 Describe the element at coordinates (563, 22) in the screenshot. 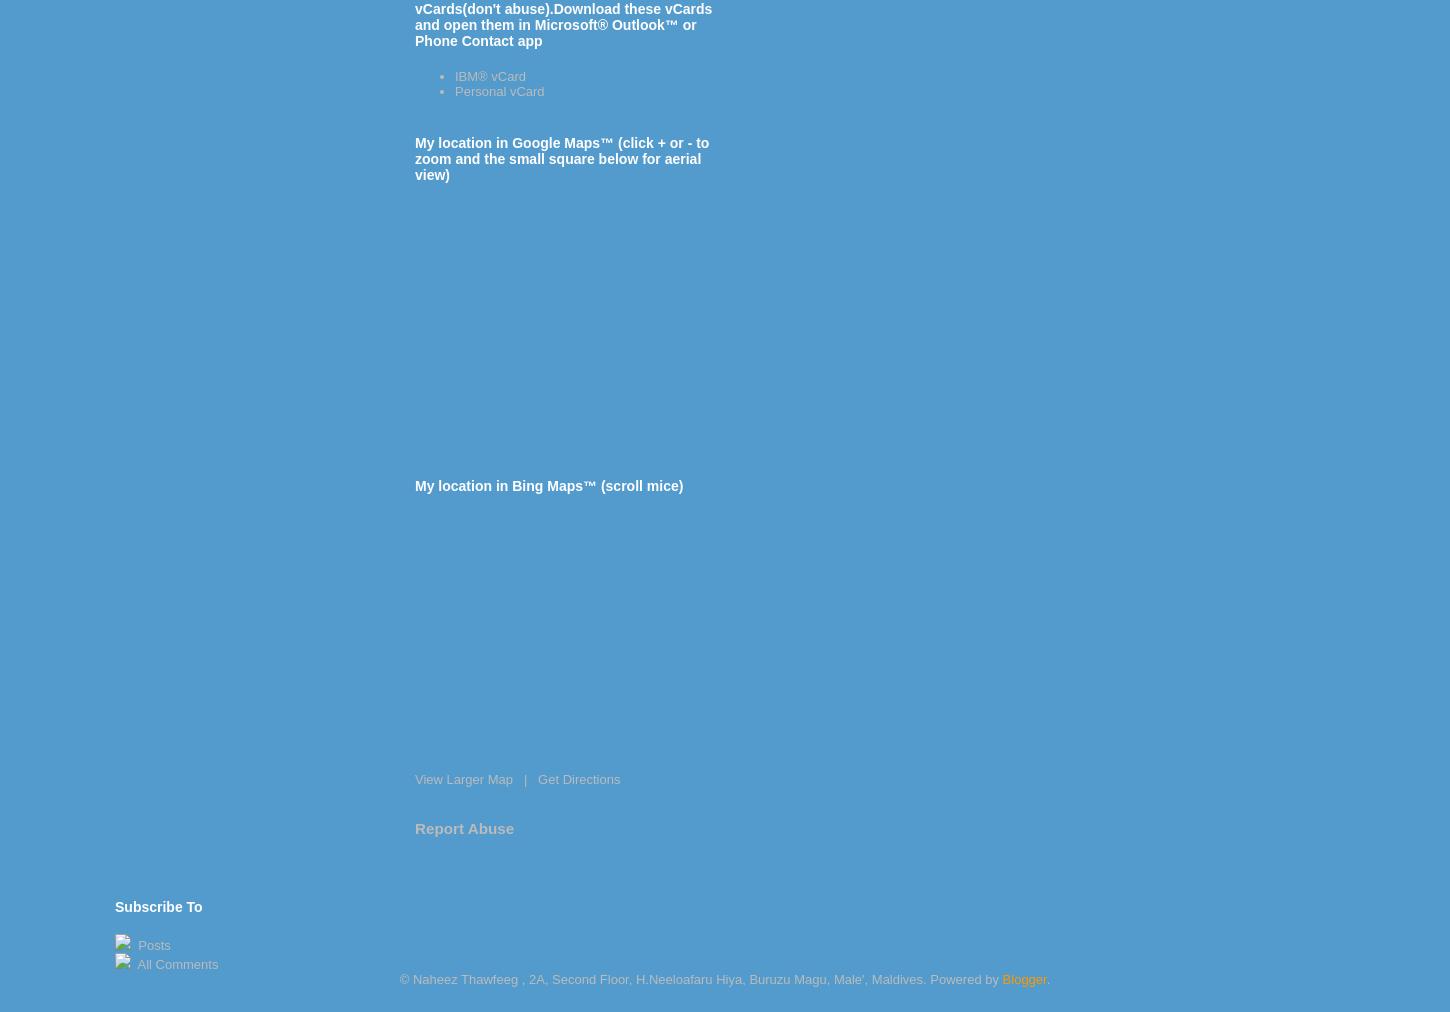

I see `'vCards(don't abuse).Download these vCards and open them in Microsoft® Outlook™ or Phone Contact app'` at that location.